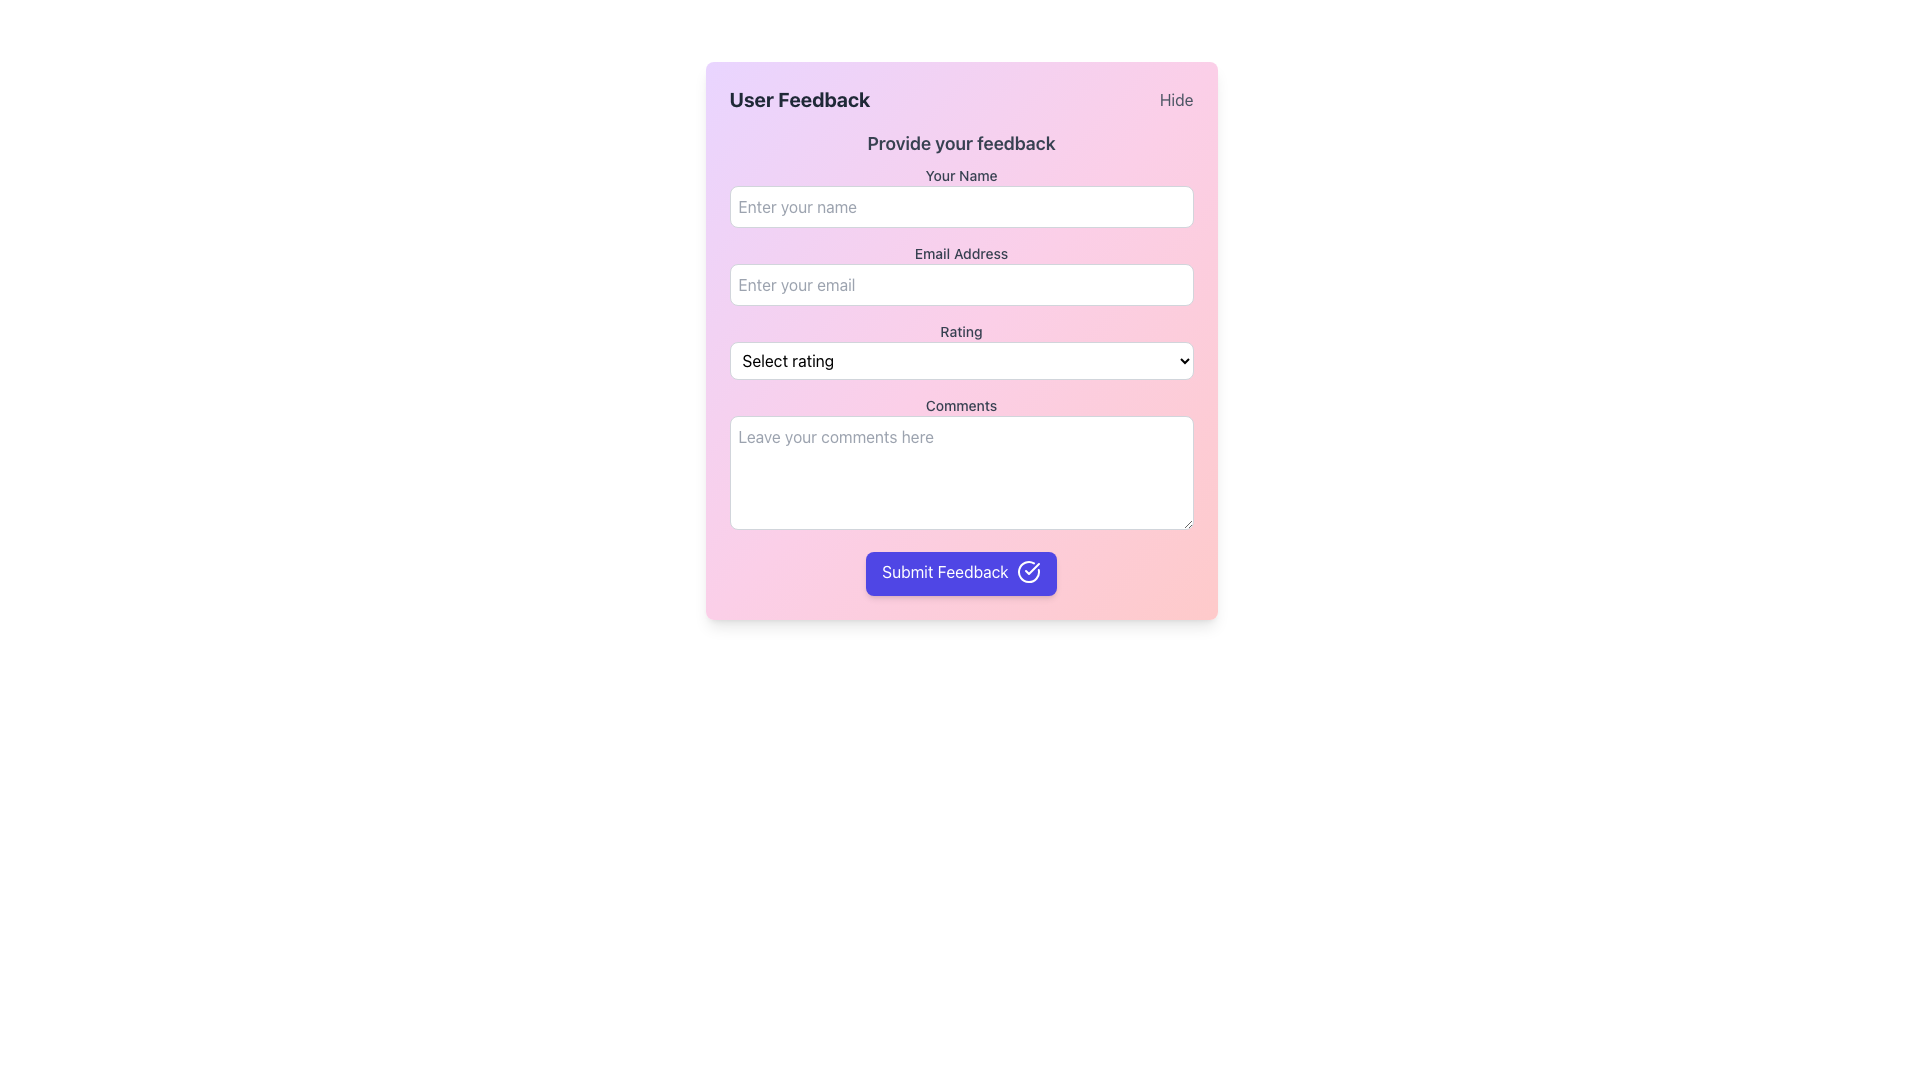  What do you see at coordinates (961, 405) in the screenshot?
I see `the 'Comments' label, which is styled with a medium, dark gray font on a light pink background, located above the comment text area in the 'User Feedback' form` at bounding box center [961, 405].